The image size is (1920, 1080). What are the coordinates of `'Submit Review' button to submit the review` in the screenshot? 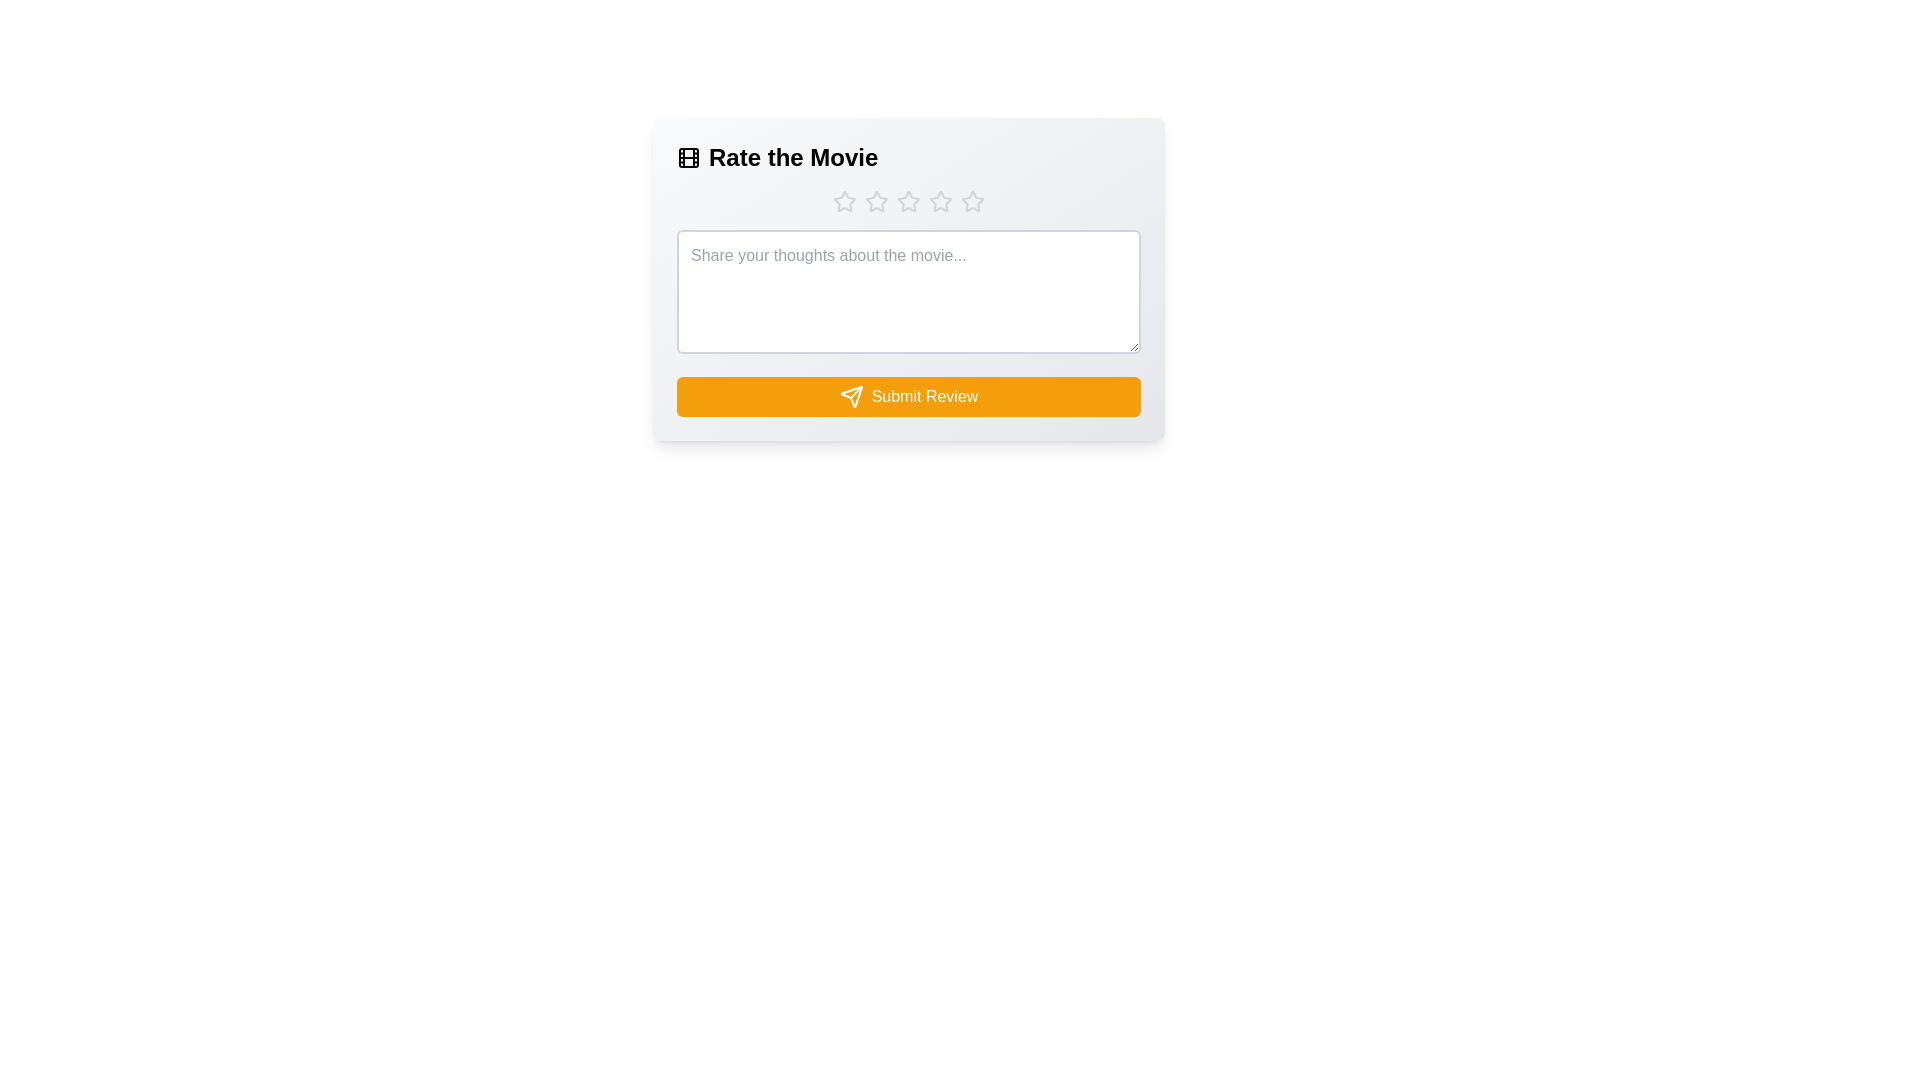 It's located at (907, 397).